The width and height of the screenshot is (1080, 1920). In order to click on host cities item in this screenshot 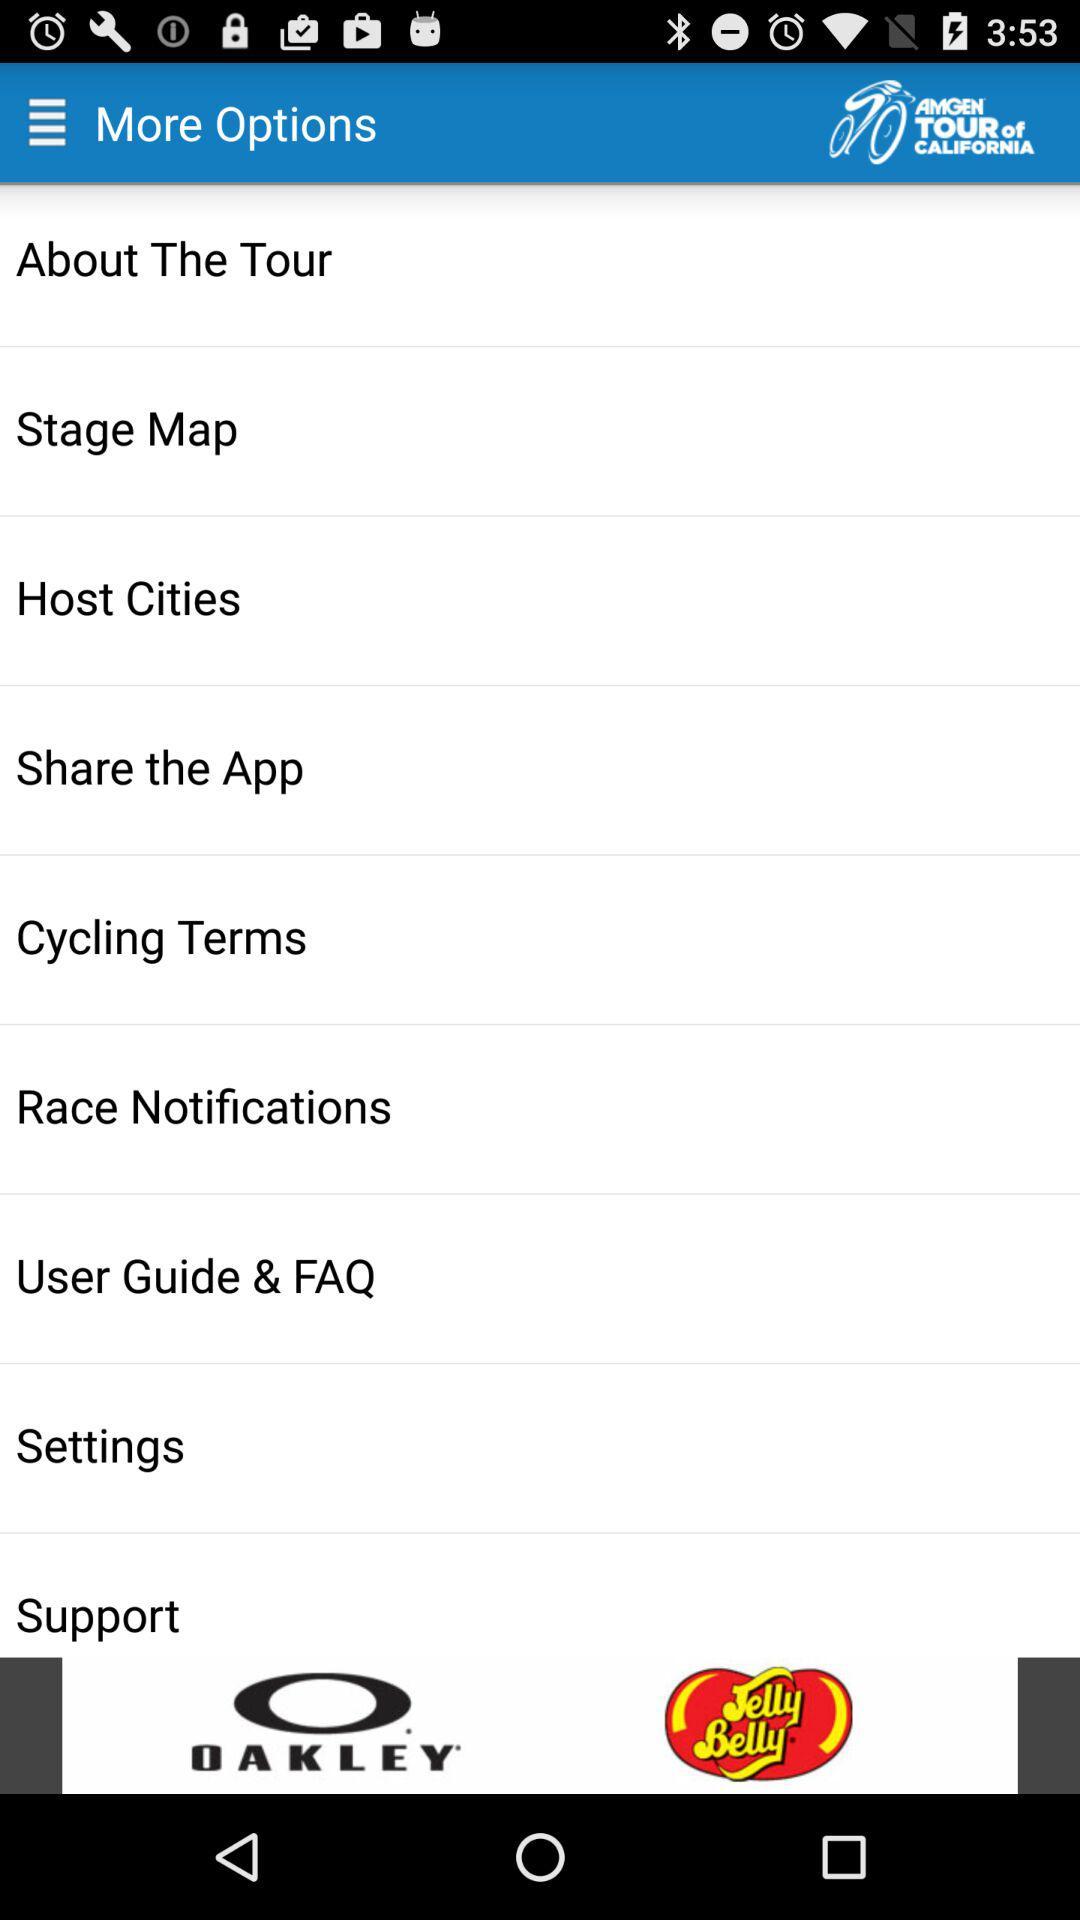, I will do `click(542, 595)`.